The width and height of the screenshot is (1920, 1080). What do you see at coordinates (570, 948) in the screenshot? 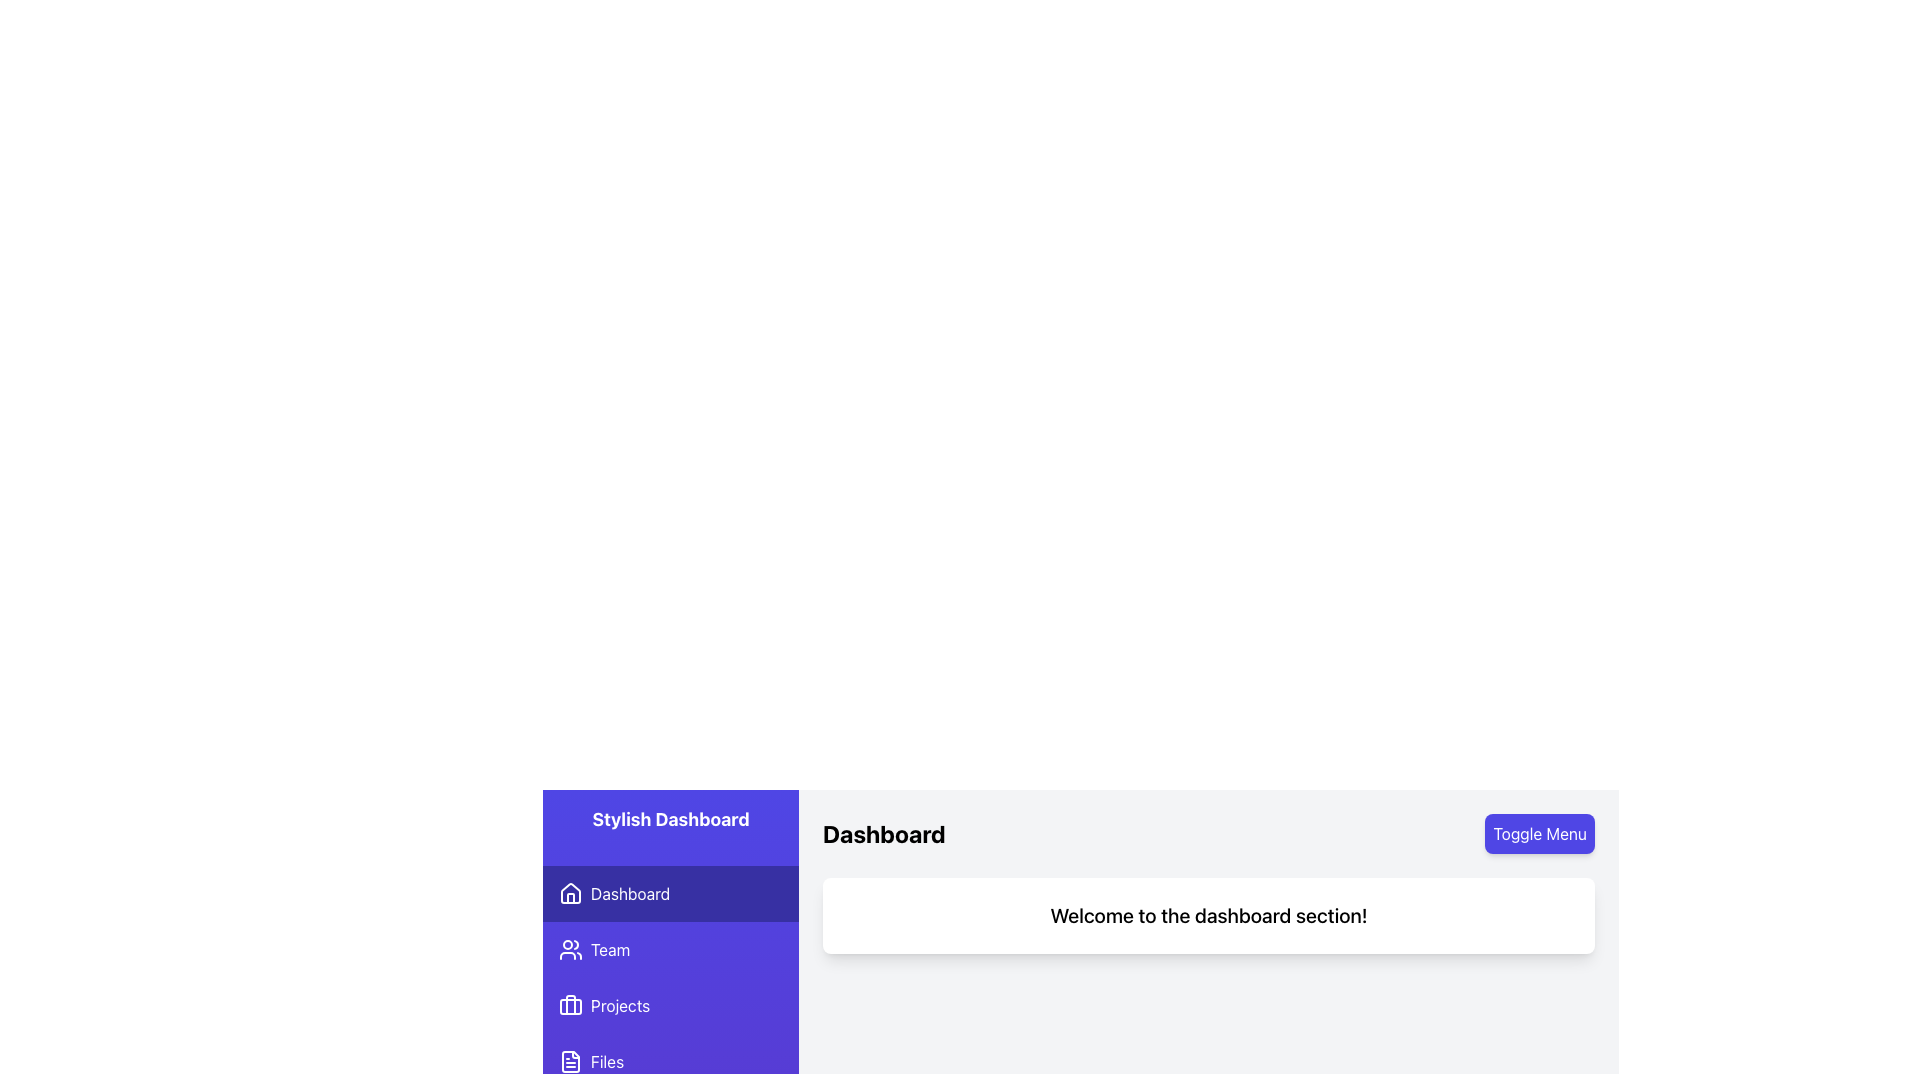
I see `the small icon representing a group of people, located in the vertical sidebar menu next to the 'Team' label` at bounding box center [570, 948].